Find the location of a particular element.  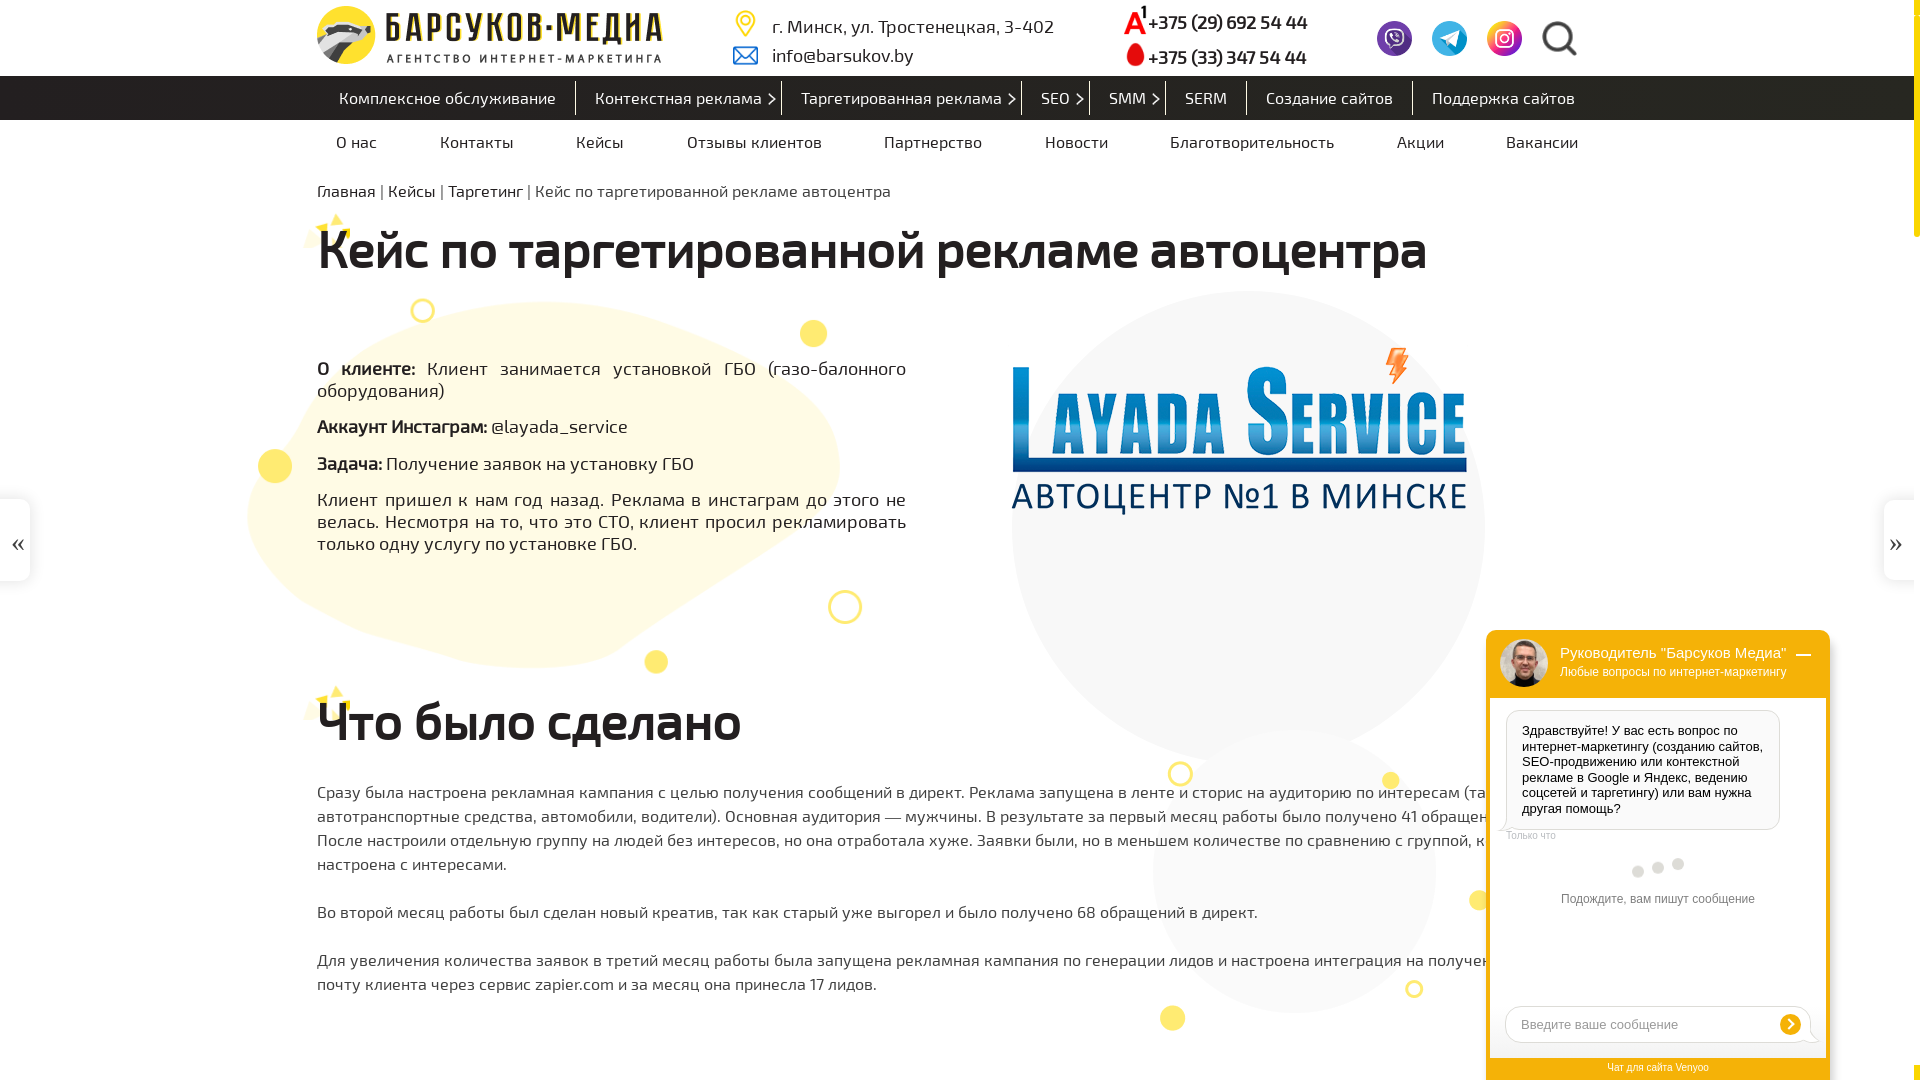

'SERM' is located at coordinates (1205, 97).